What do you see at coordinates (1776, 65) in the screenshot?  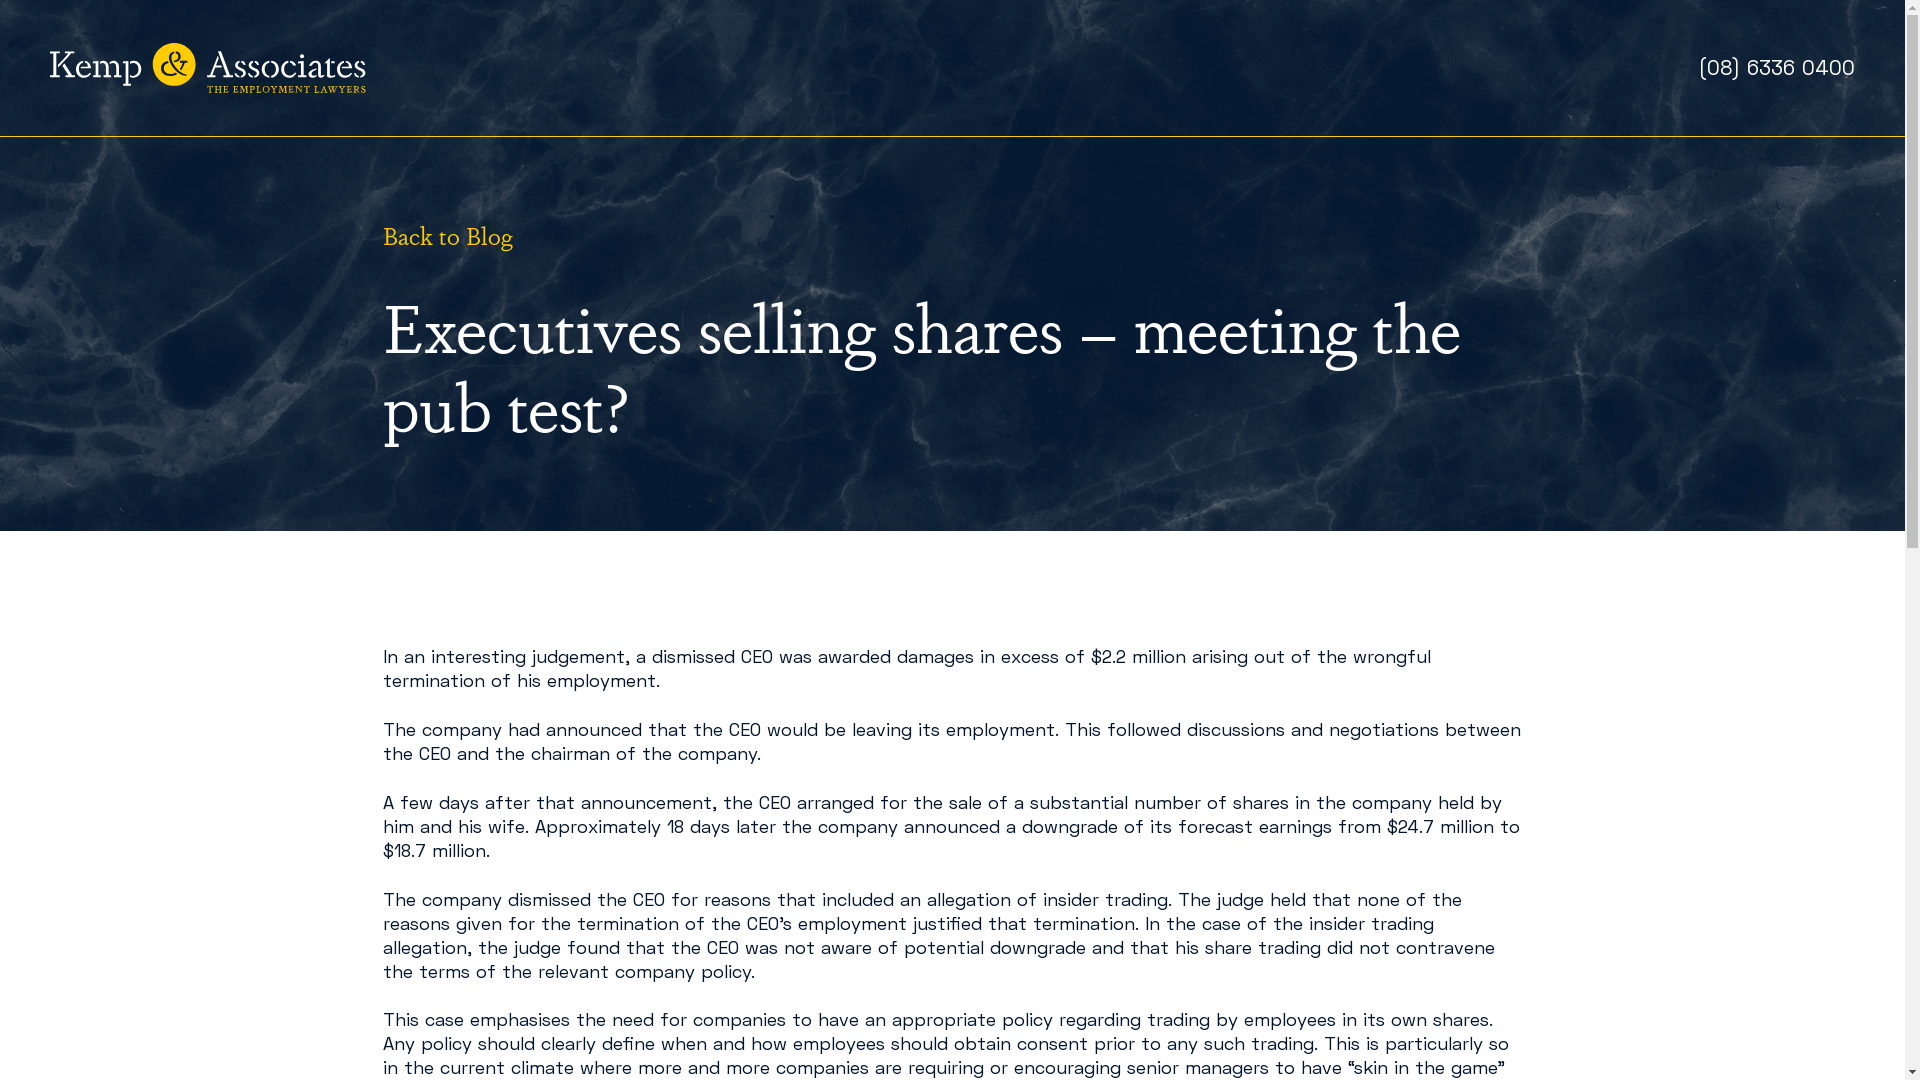 I see `'(08) 6336 0400'` at bounding box center [1776, 65].